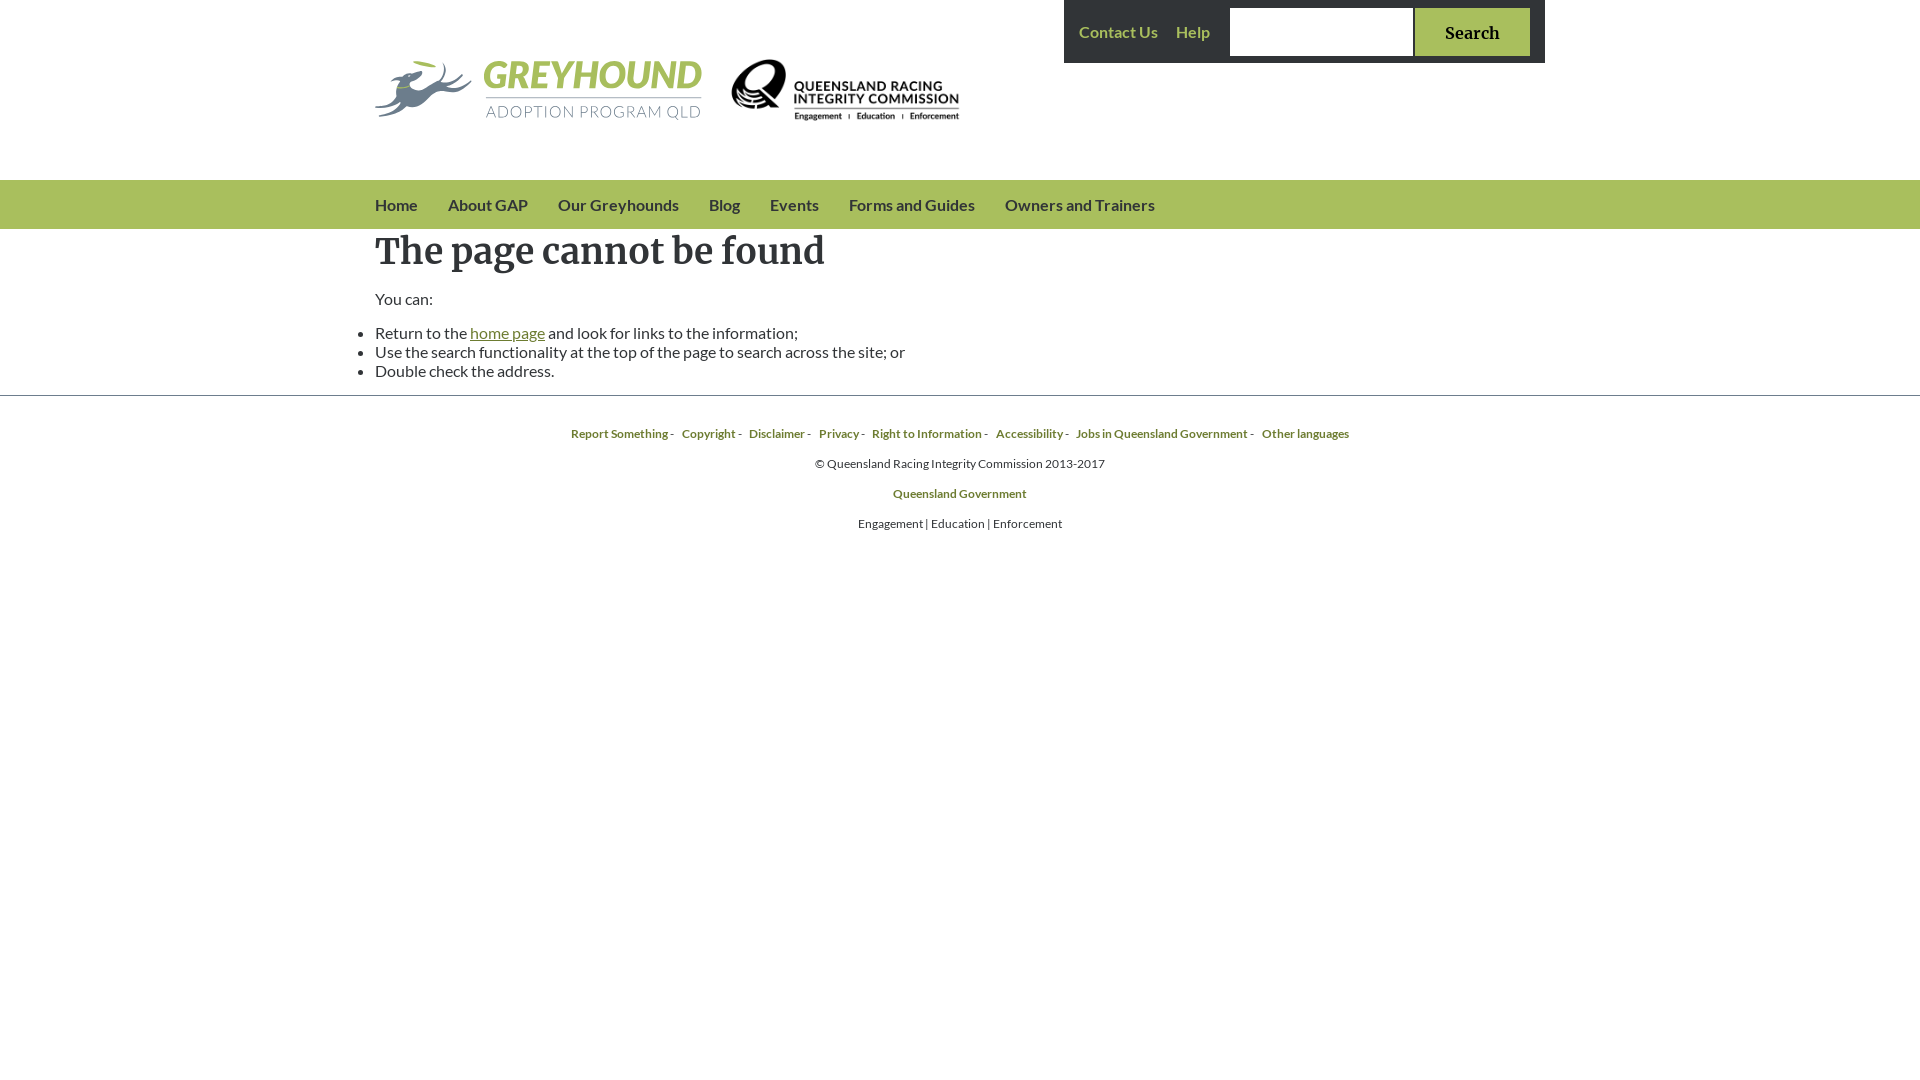  I want to click on 'Right to Information', so click(925, 432).